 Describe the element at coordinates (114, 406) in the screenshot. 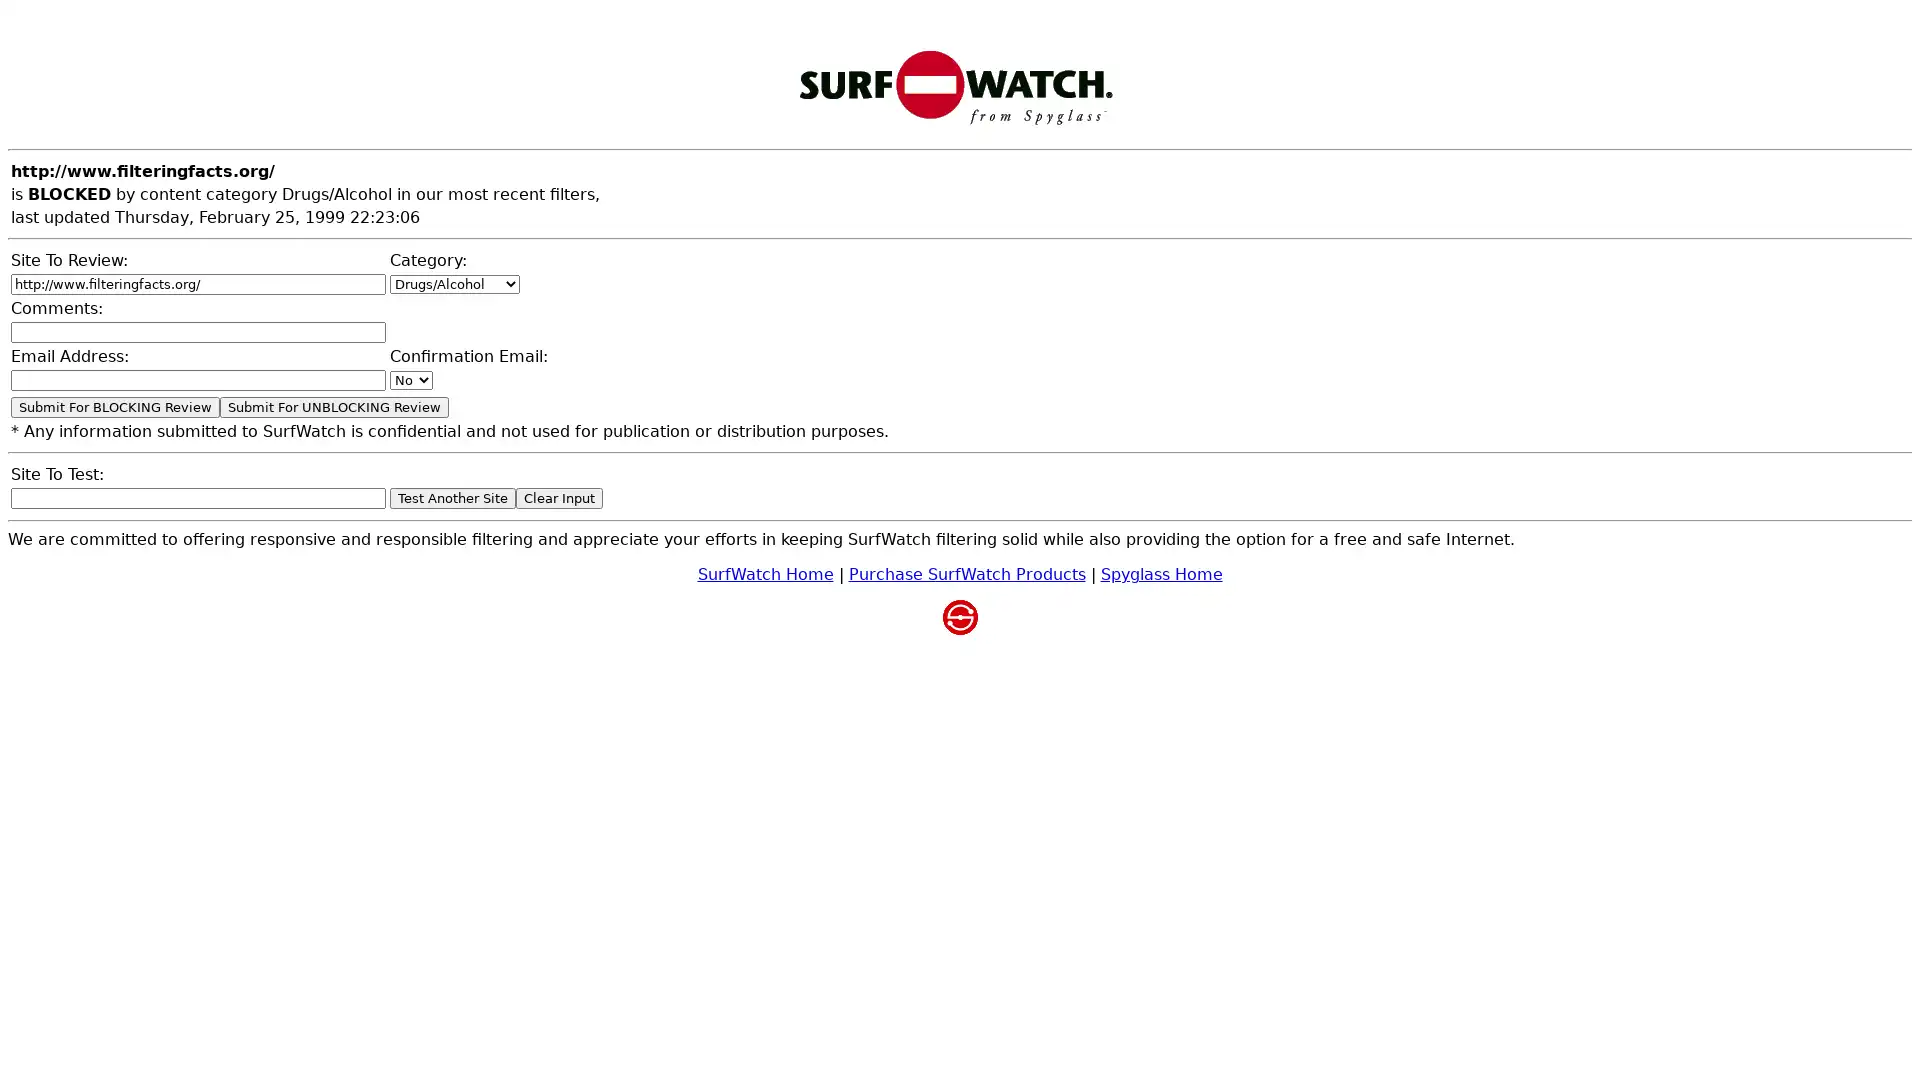

I see `Submit For BLOCKING Review` at that location.